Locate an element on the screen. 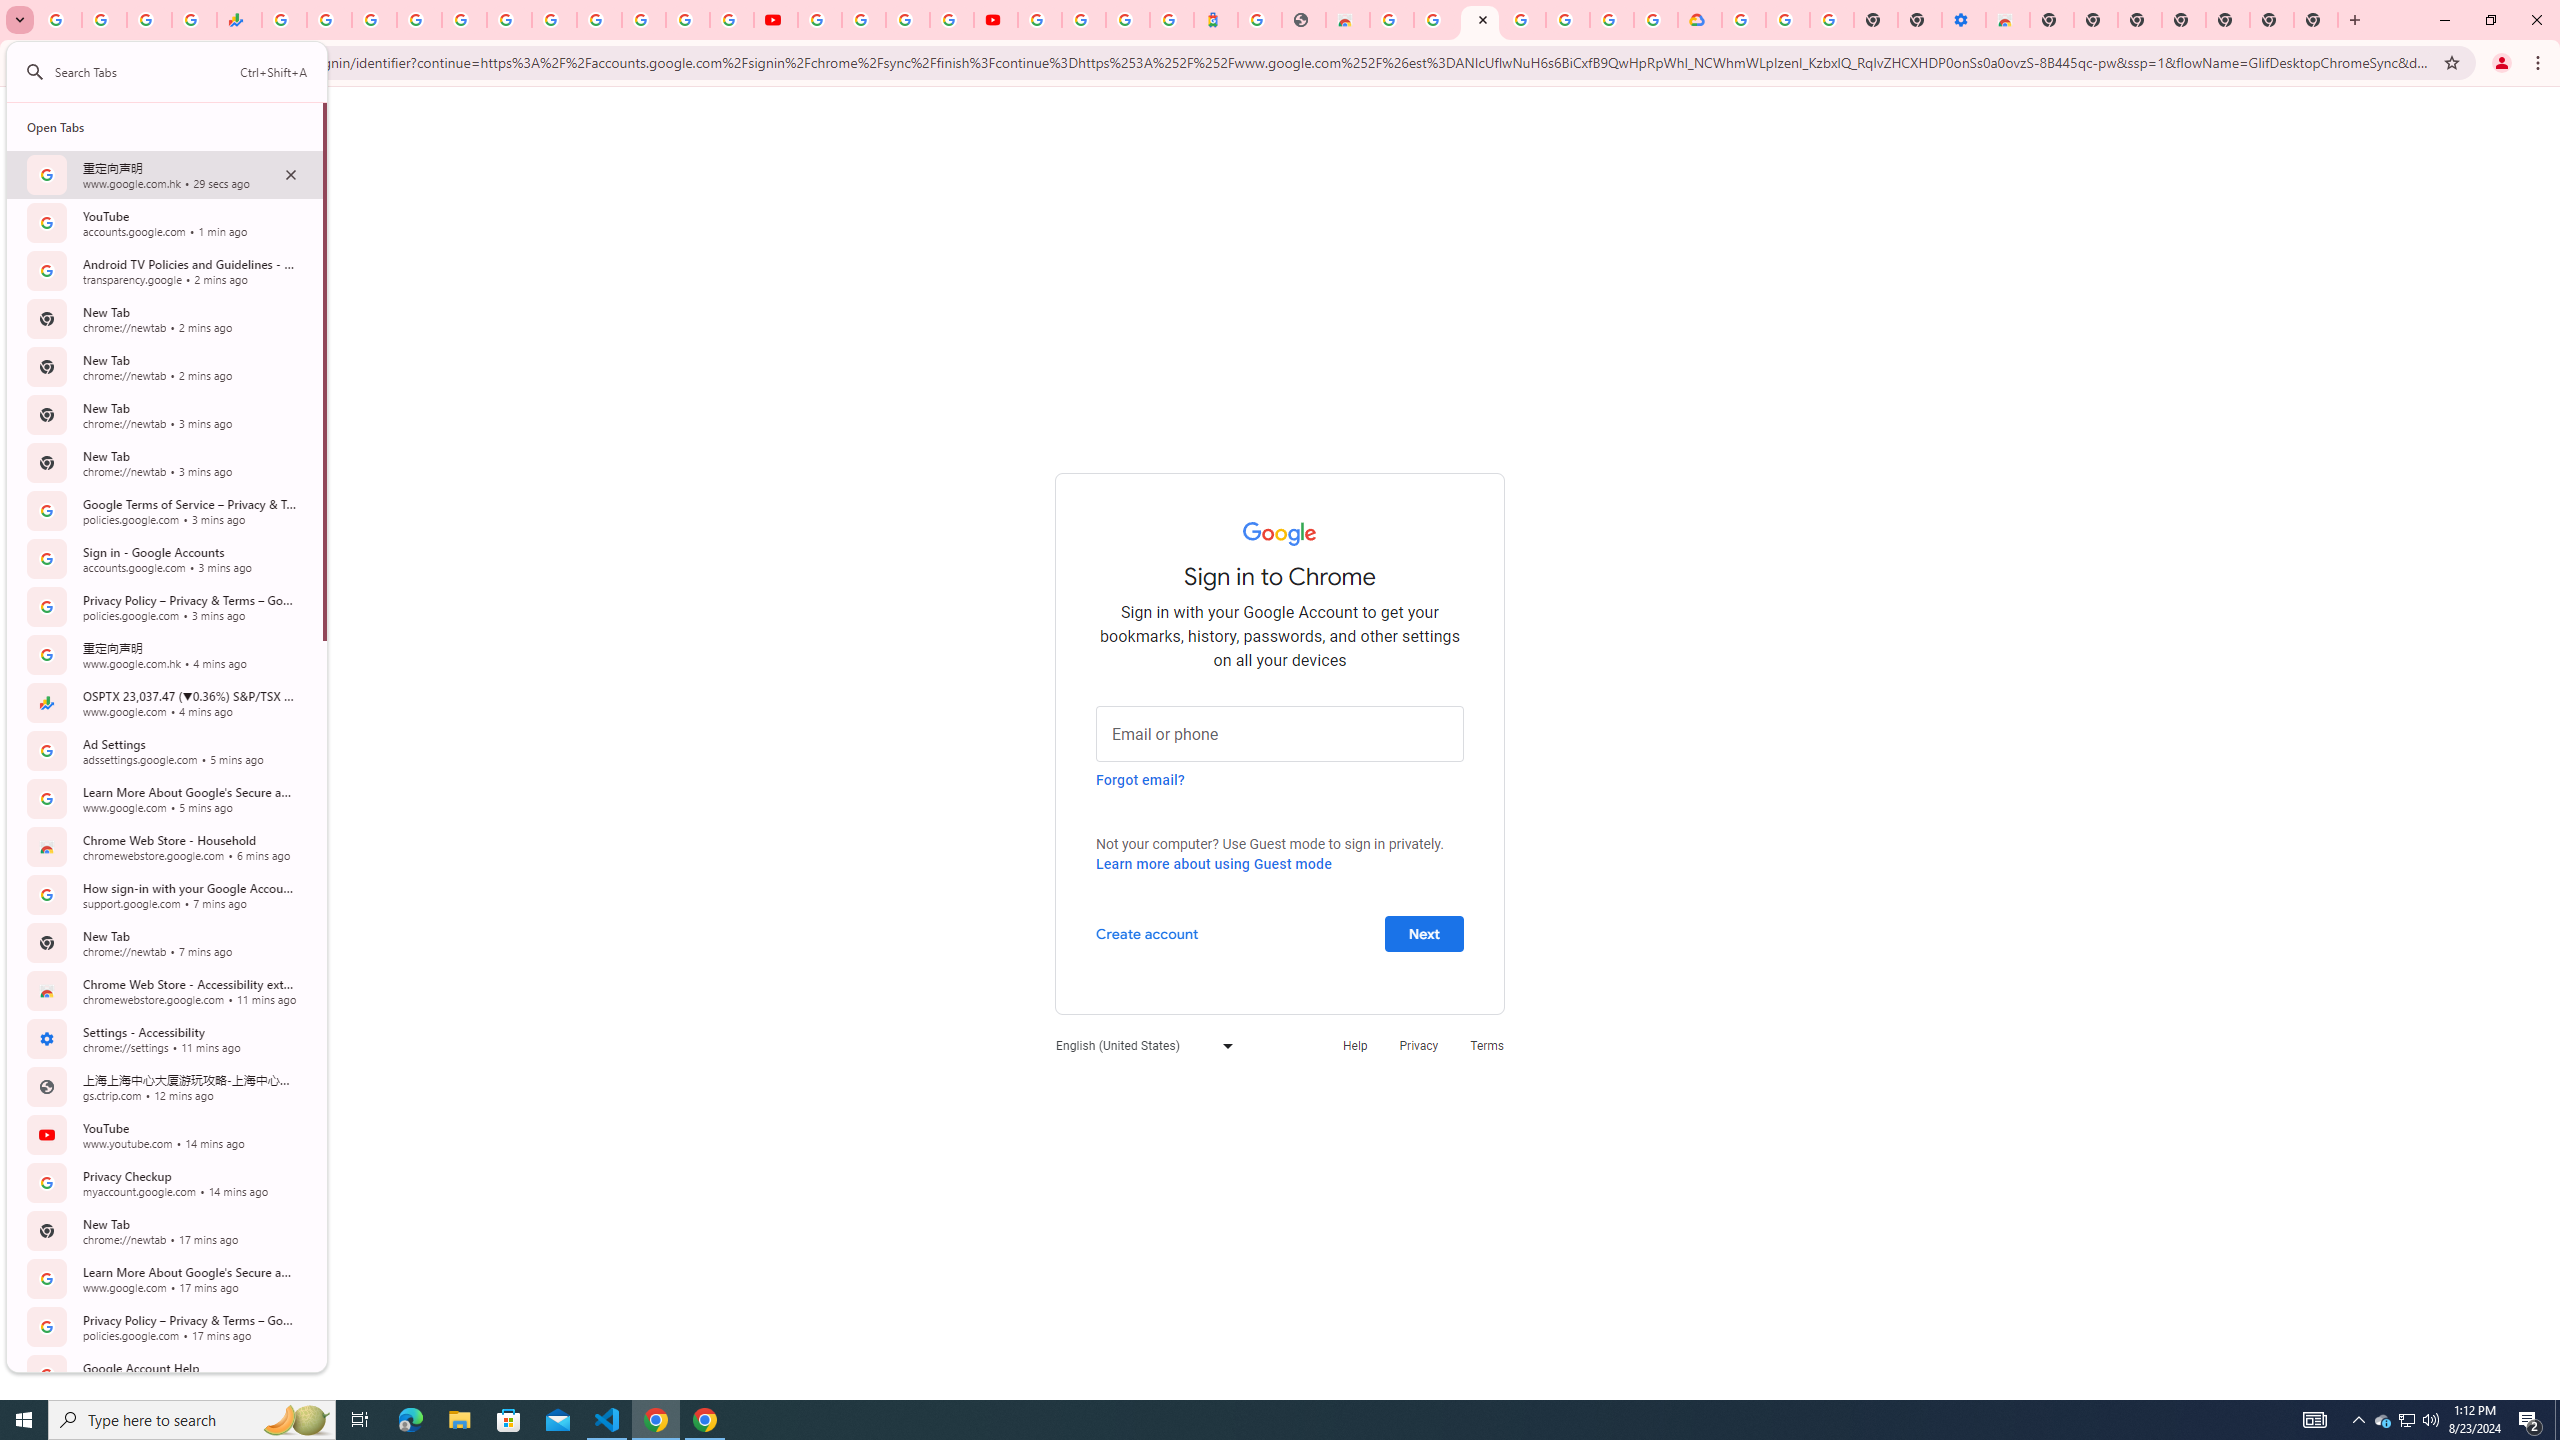 This screenshot has width=2560, height=1440. 'Create account' is located at coordinates (1145, 932).